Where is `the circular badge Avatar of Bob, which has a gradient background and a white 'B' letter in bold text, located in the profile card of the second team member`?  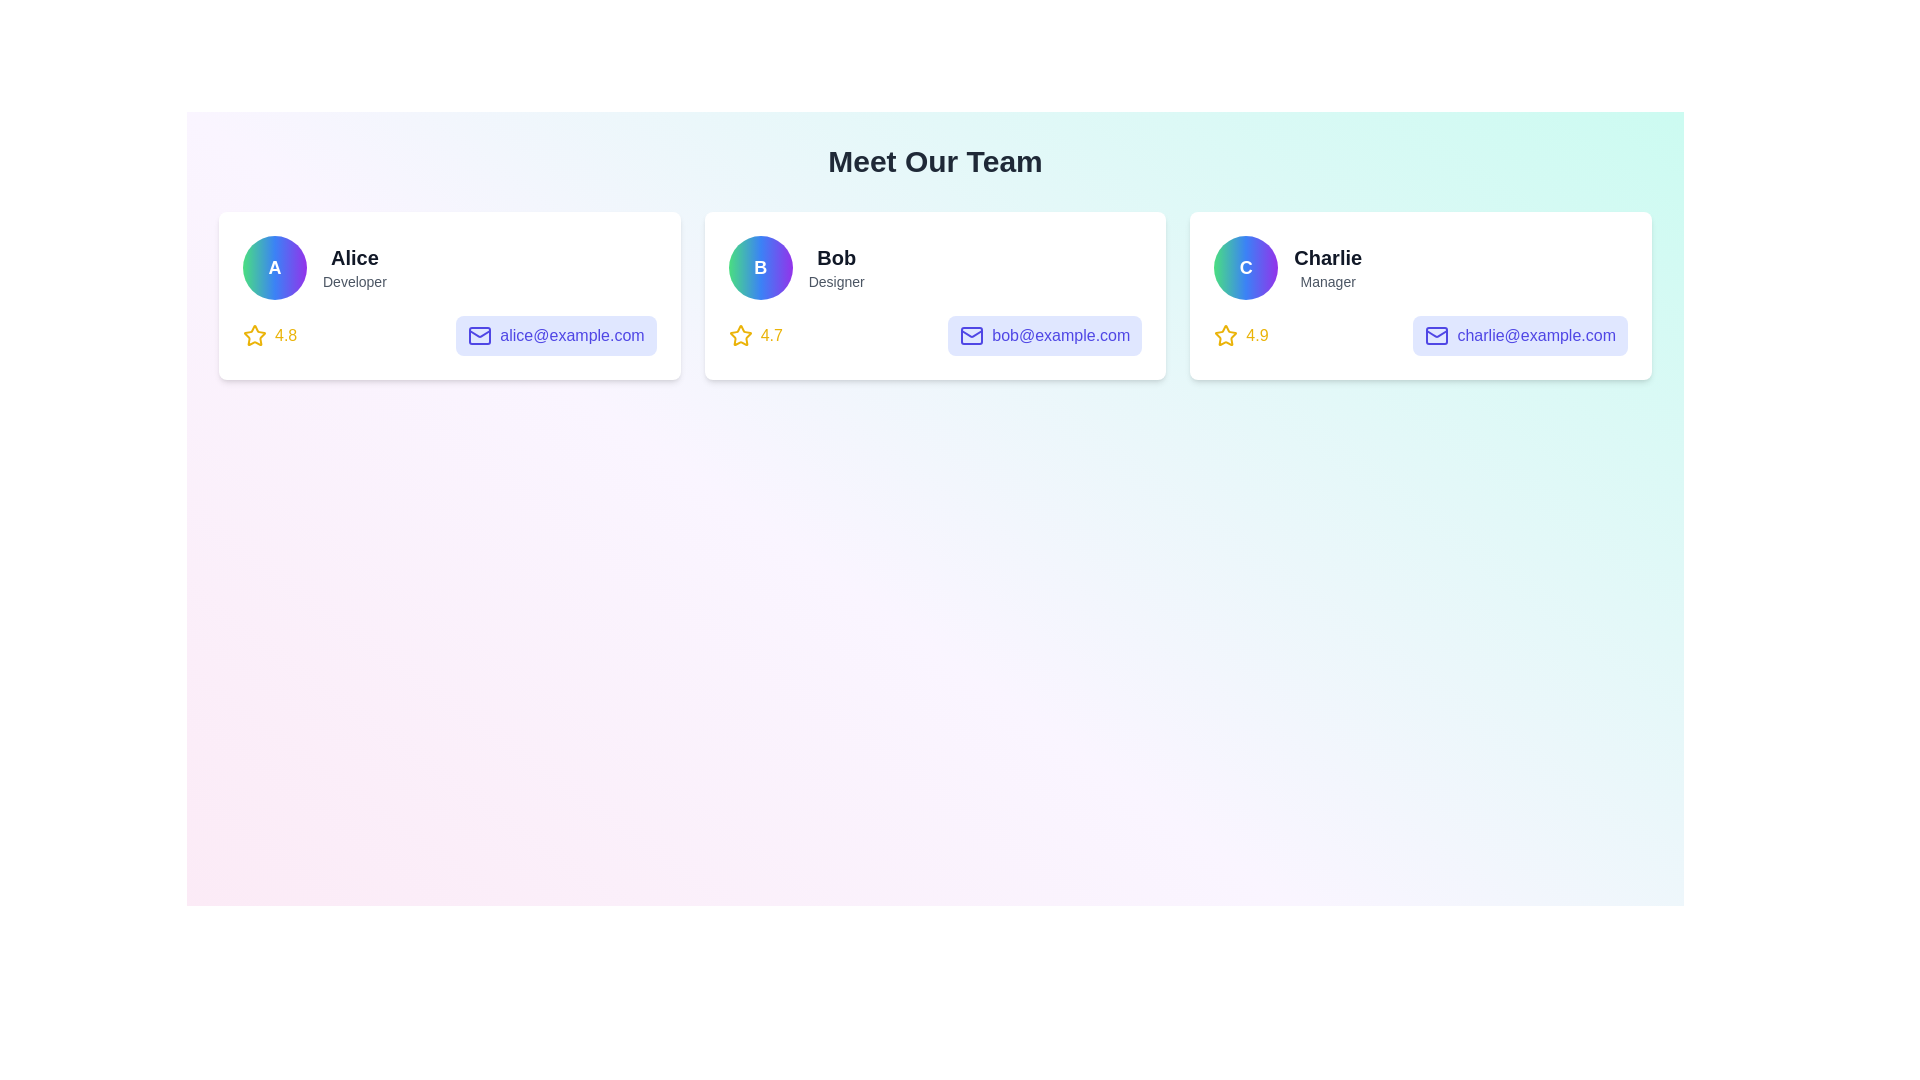 the circular badge Avatar of Bob, which has a gradient background and a white 'B' letter in bold text, located in the profile card of the second team member is located at coordinates (759, 266).